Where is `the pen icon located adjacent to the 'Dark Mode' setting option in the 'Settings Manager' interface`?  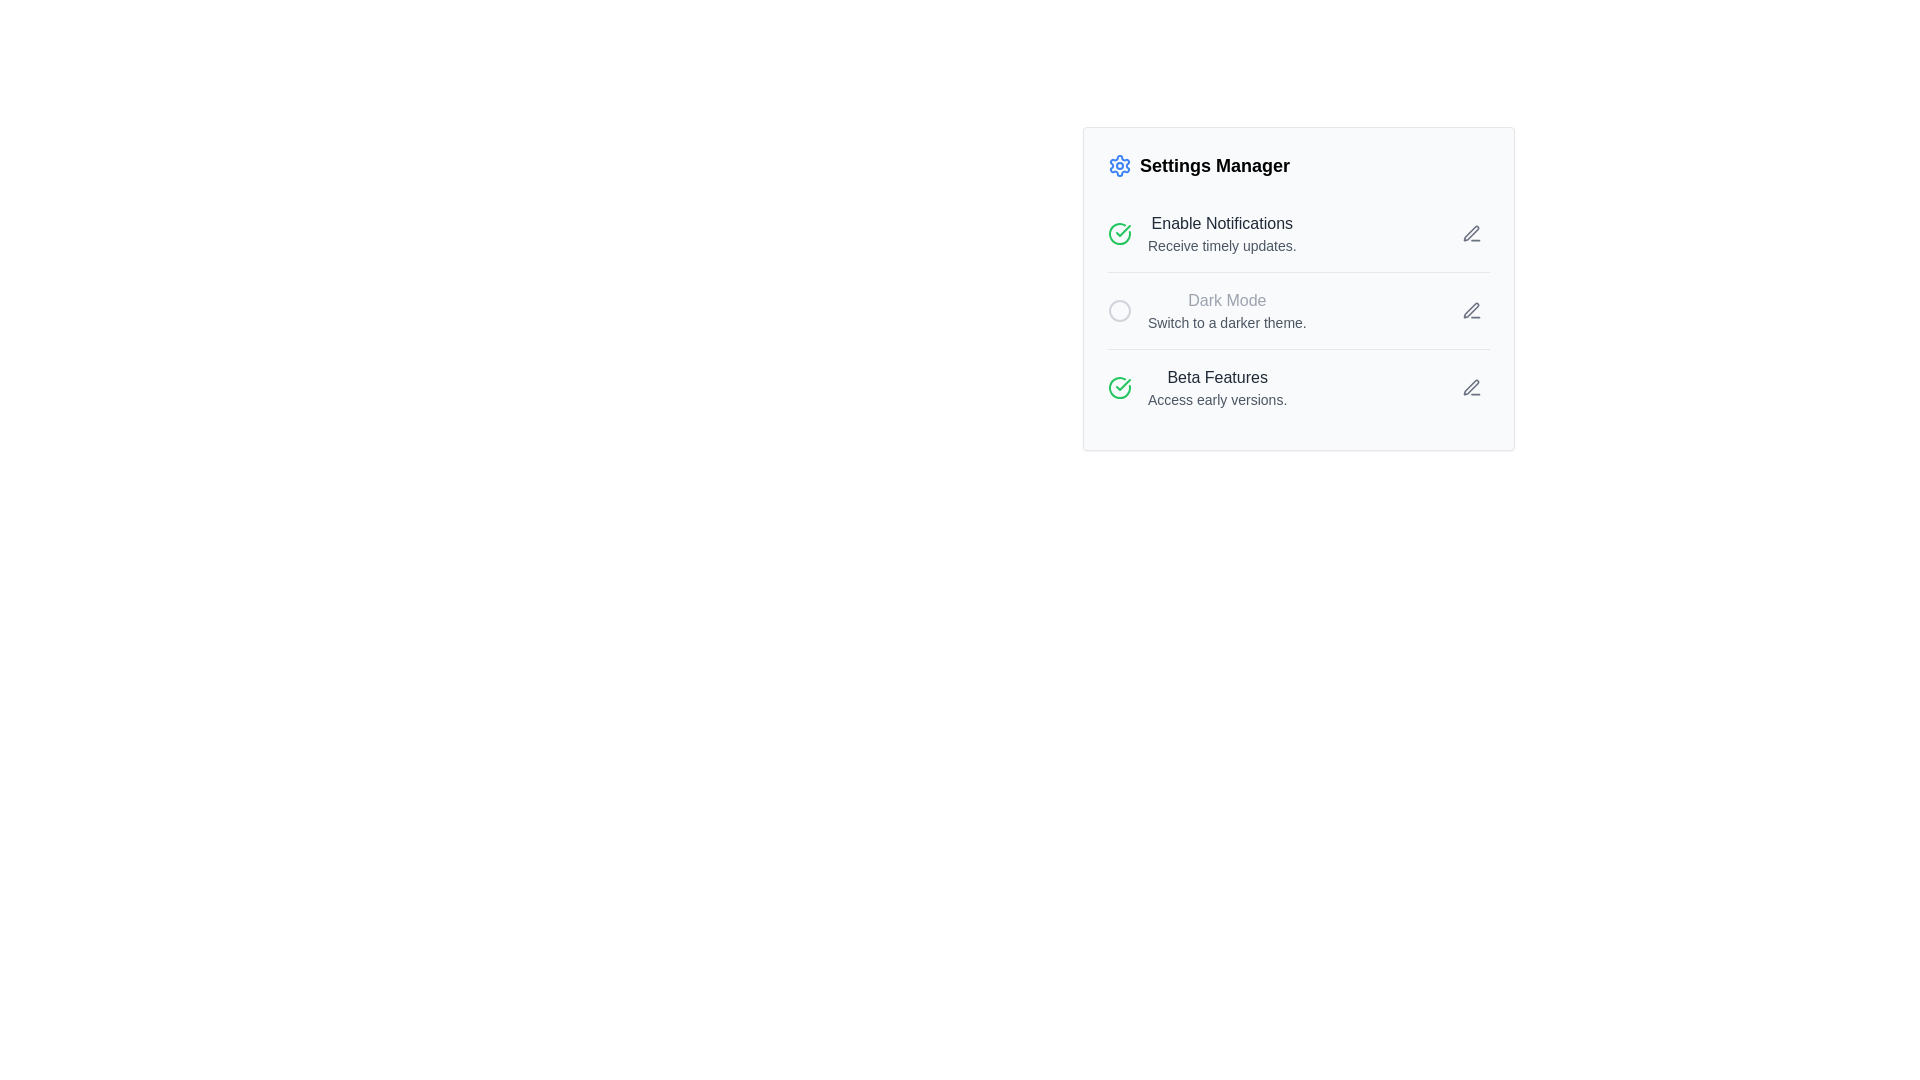
the pen icon located adjacent to the 'Dark Mode' setting option in the 'Settings Manager' interface is located at coordinates (1472, 311).